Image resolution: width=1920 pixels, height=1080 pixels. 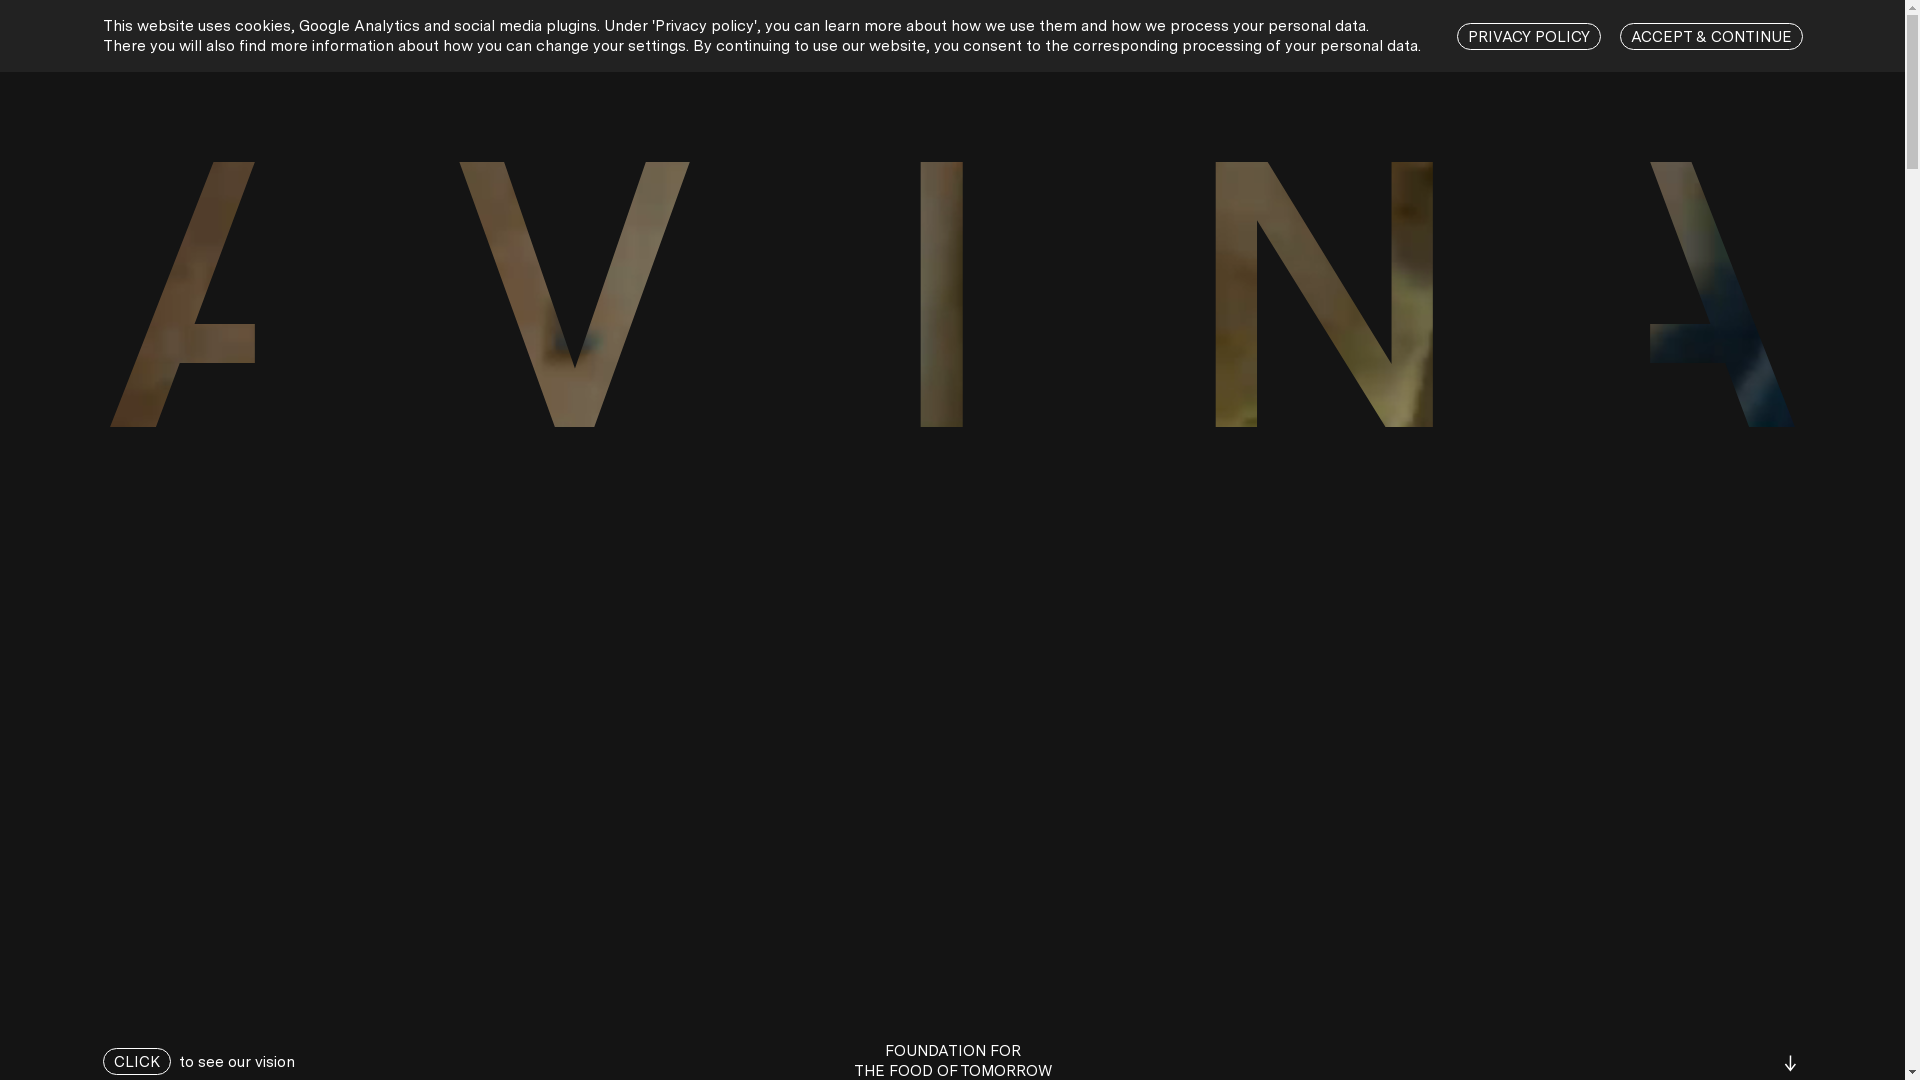 I want to click on 'ACCEPT & CONTINUE', so click(x=1710, y=35).